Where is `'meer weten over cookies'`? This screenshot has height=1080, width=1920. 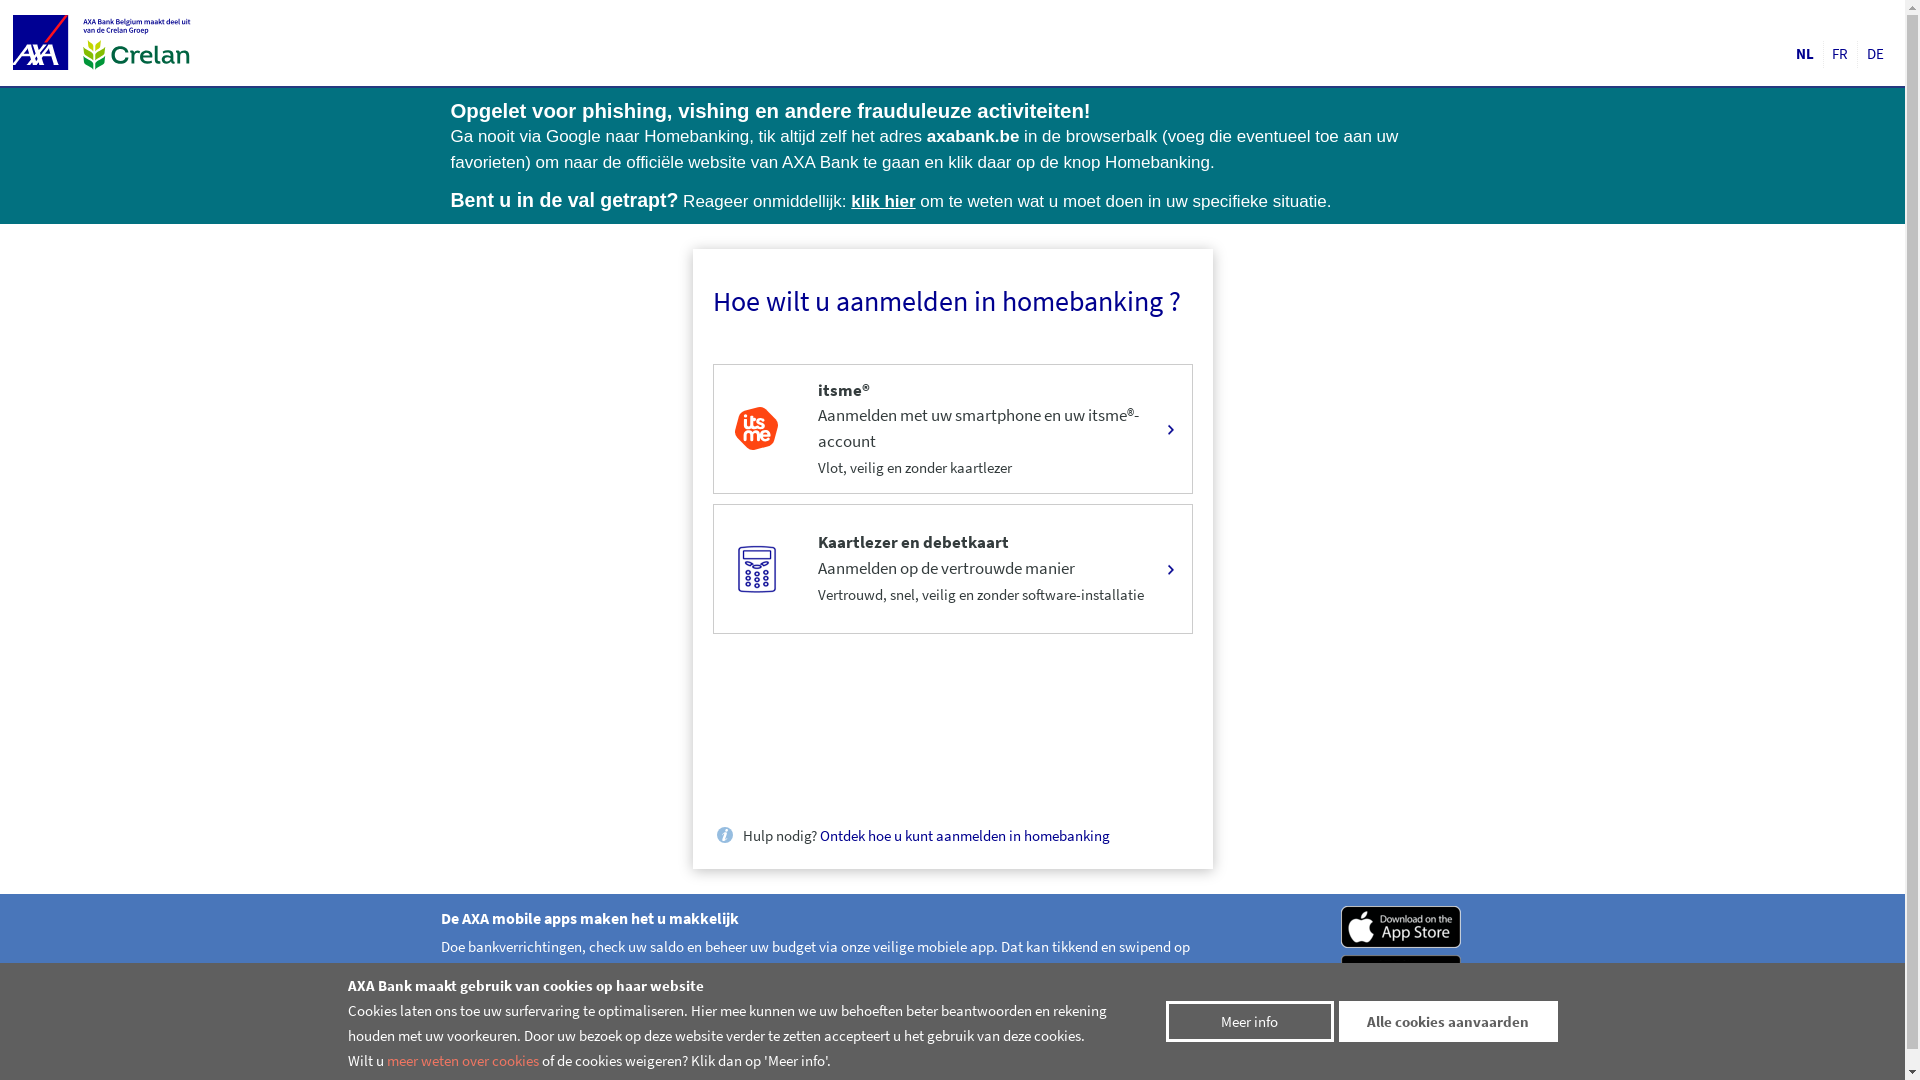 'meer weten over cookies' is located at coordinates (460, 1059).